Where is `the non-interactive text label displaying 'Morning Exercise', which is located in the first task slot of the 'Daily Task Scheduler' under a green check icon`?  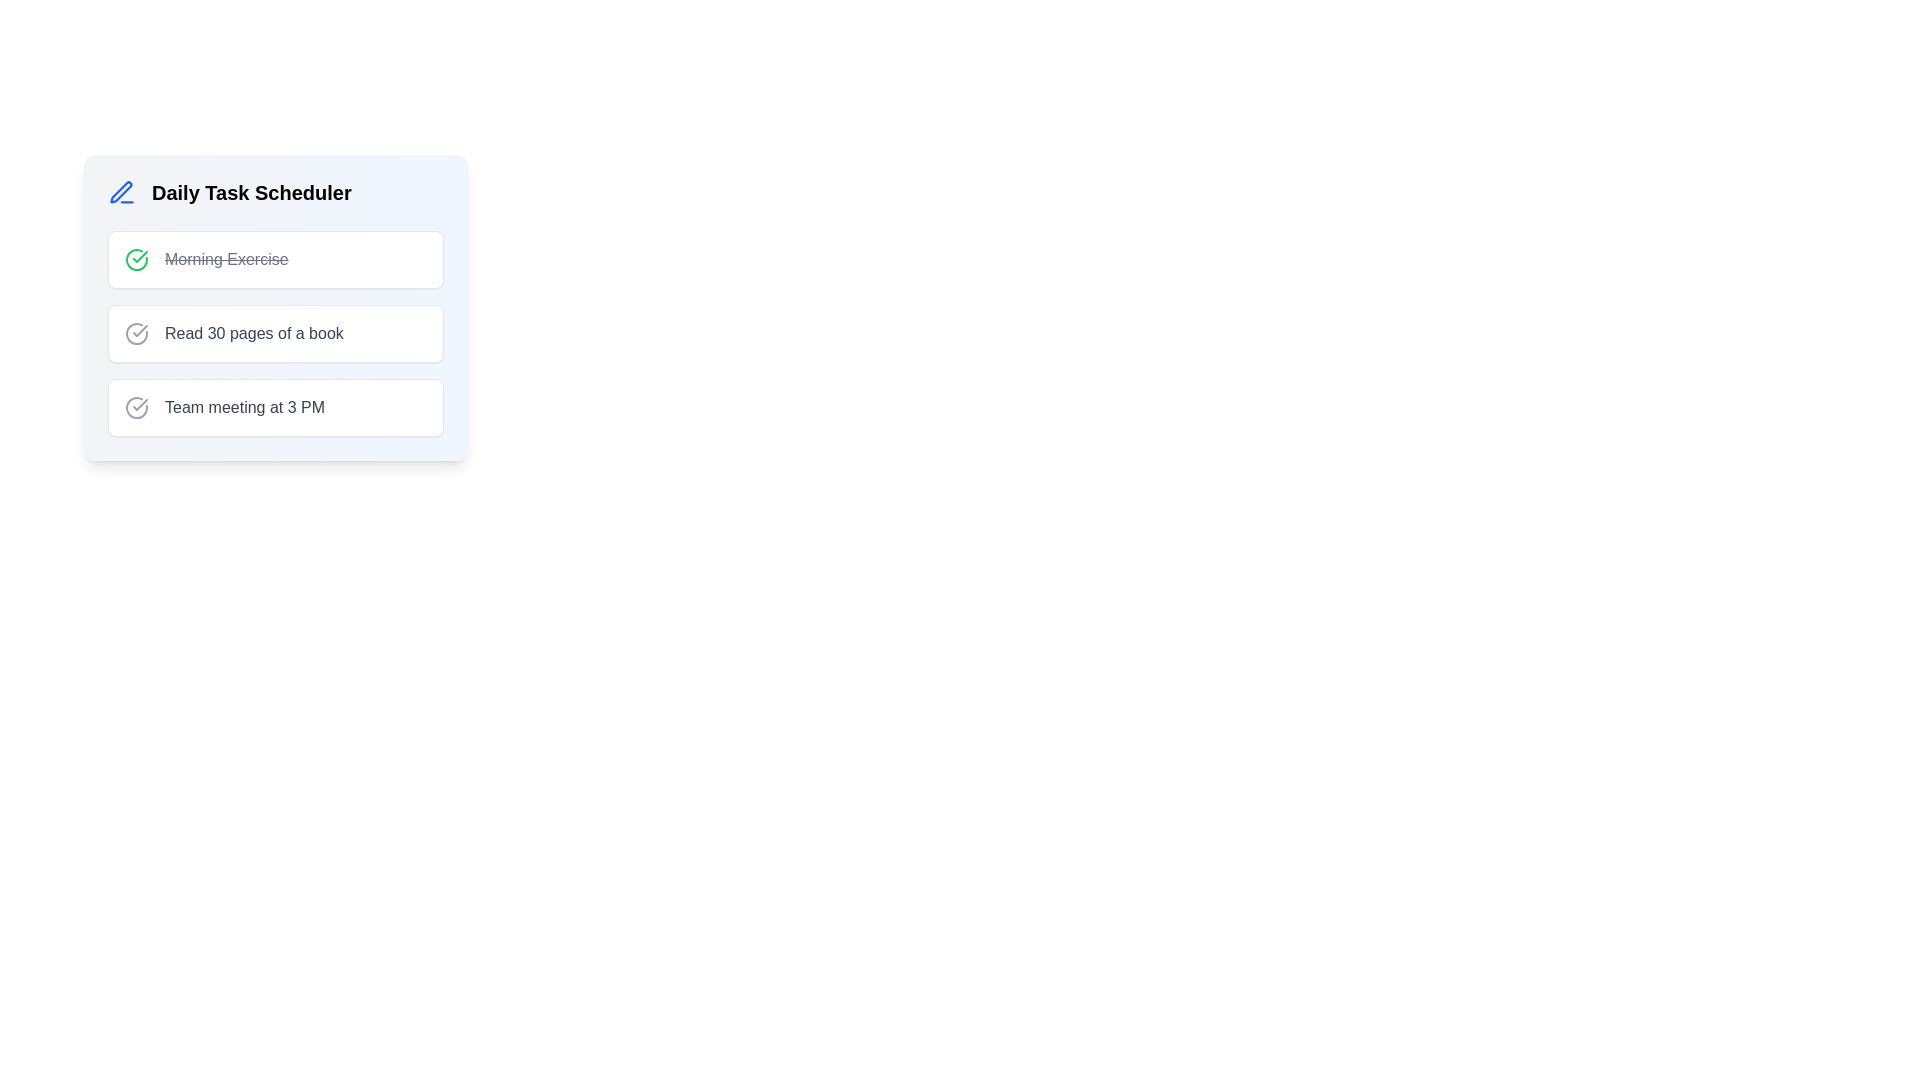
the non-interactive text label displaying 'Morning Exercise', which is located in the first task slot of the 'Daily Task Scheduler' under a green check icon is located at coordinates (226, 258).